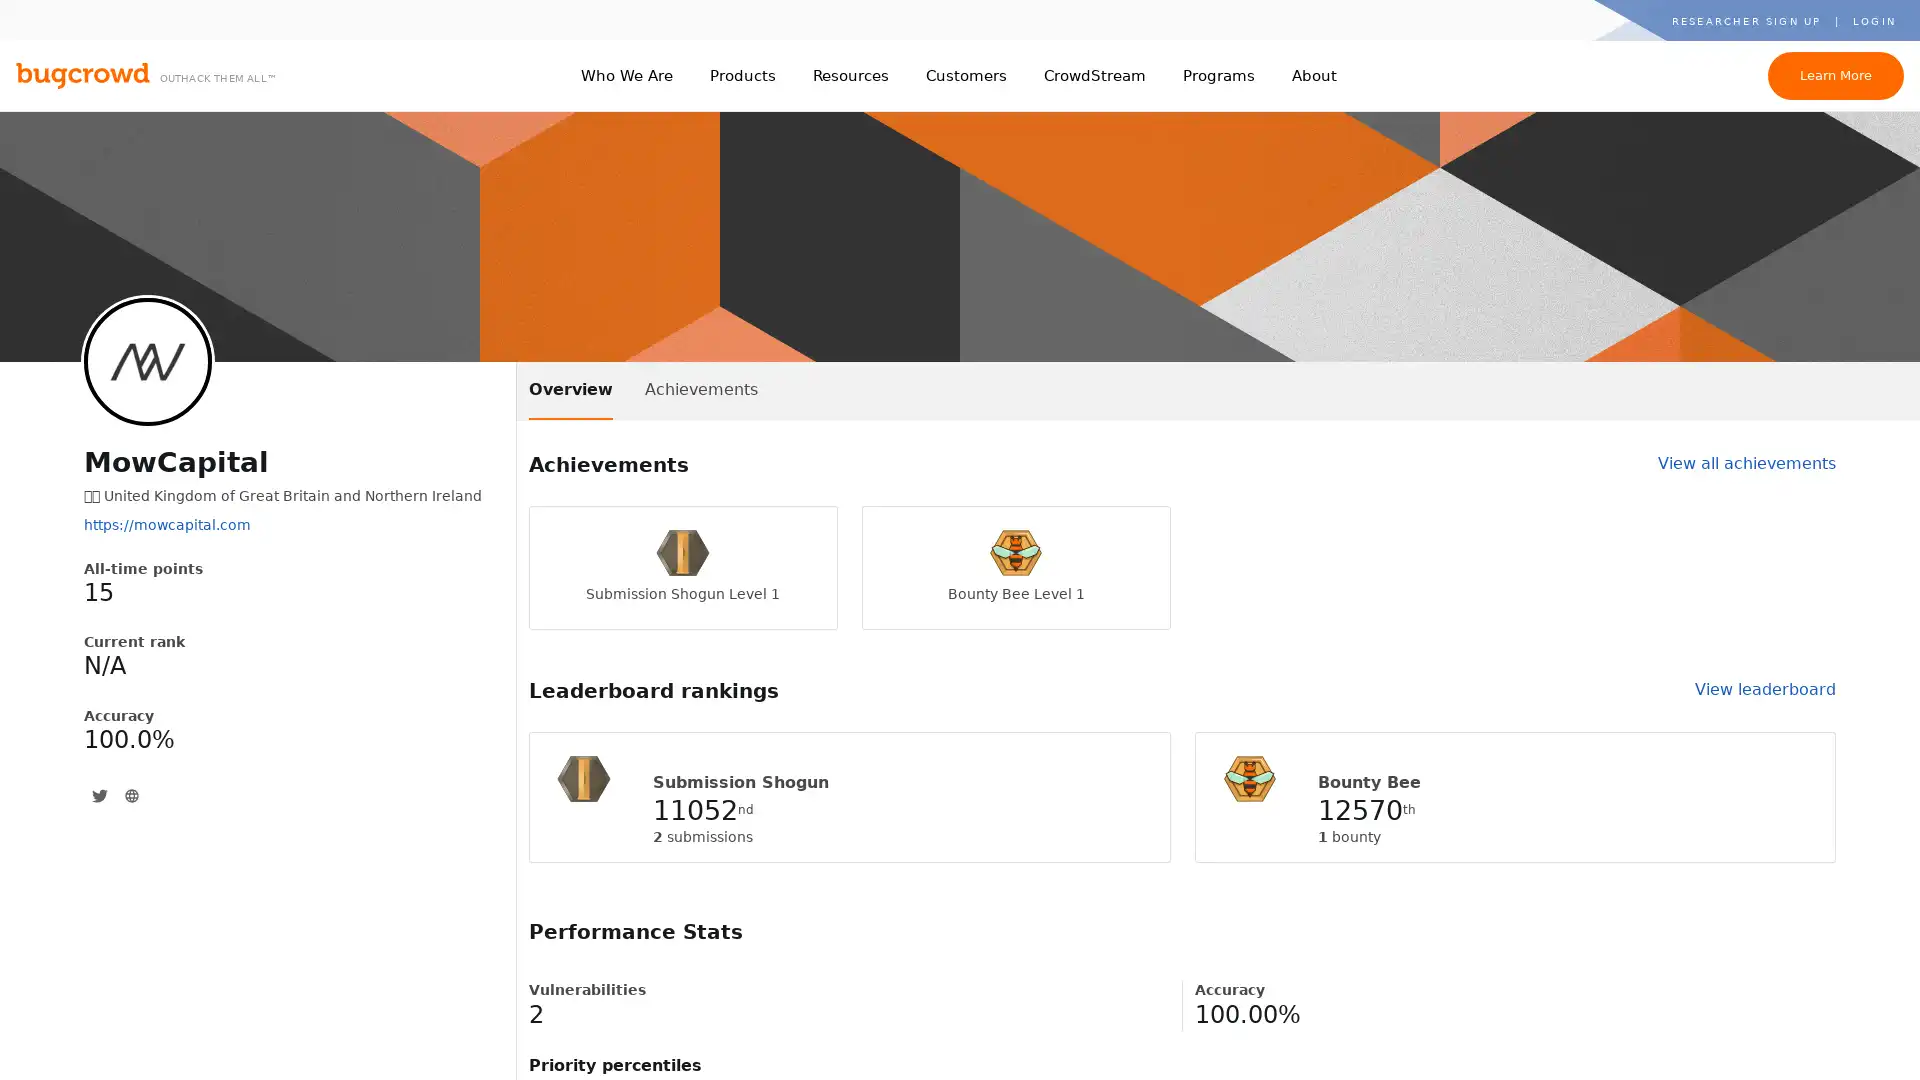 The width and height of the screenshot is (1920, 1080). What do you see at coordinates (682, 567) in the screenshot?
I see `Submission Shogun Level 1 Submission Shogun Level 1` at bounding box center [682, 567].